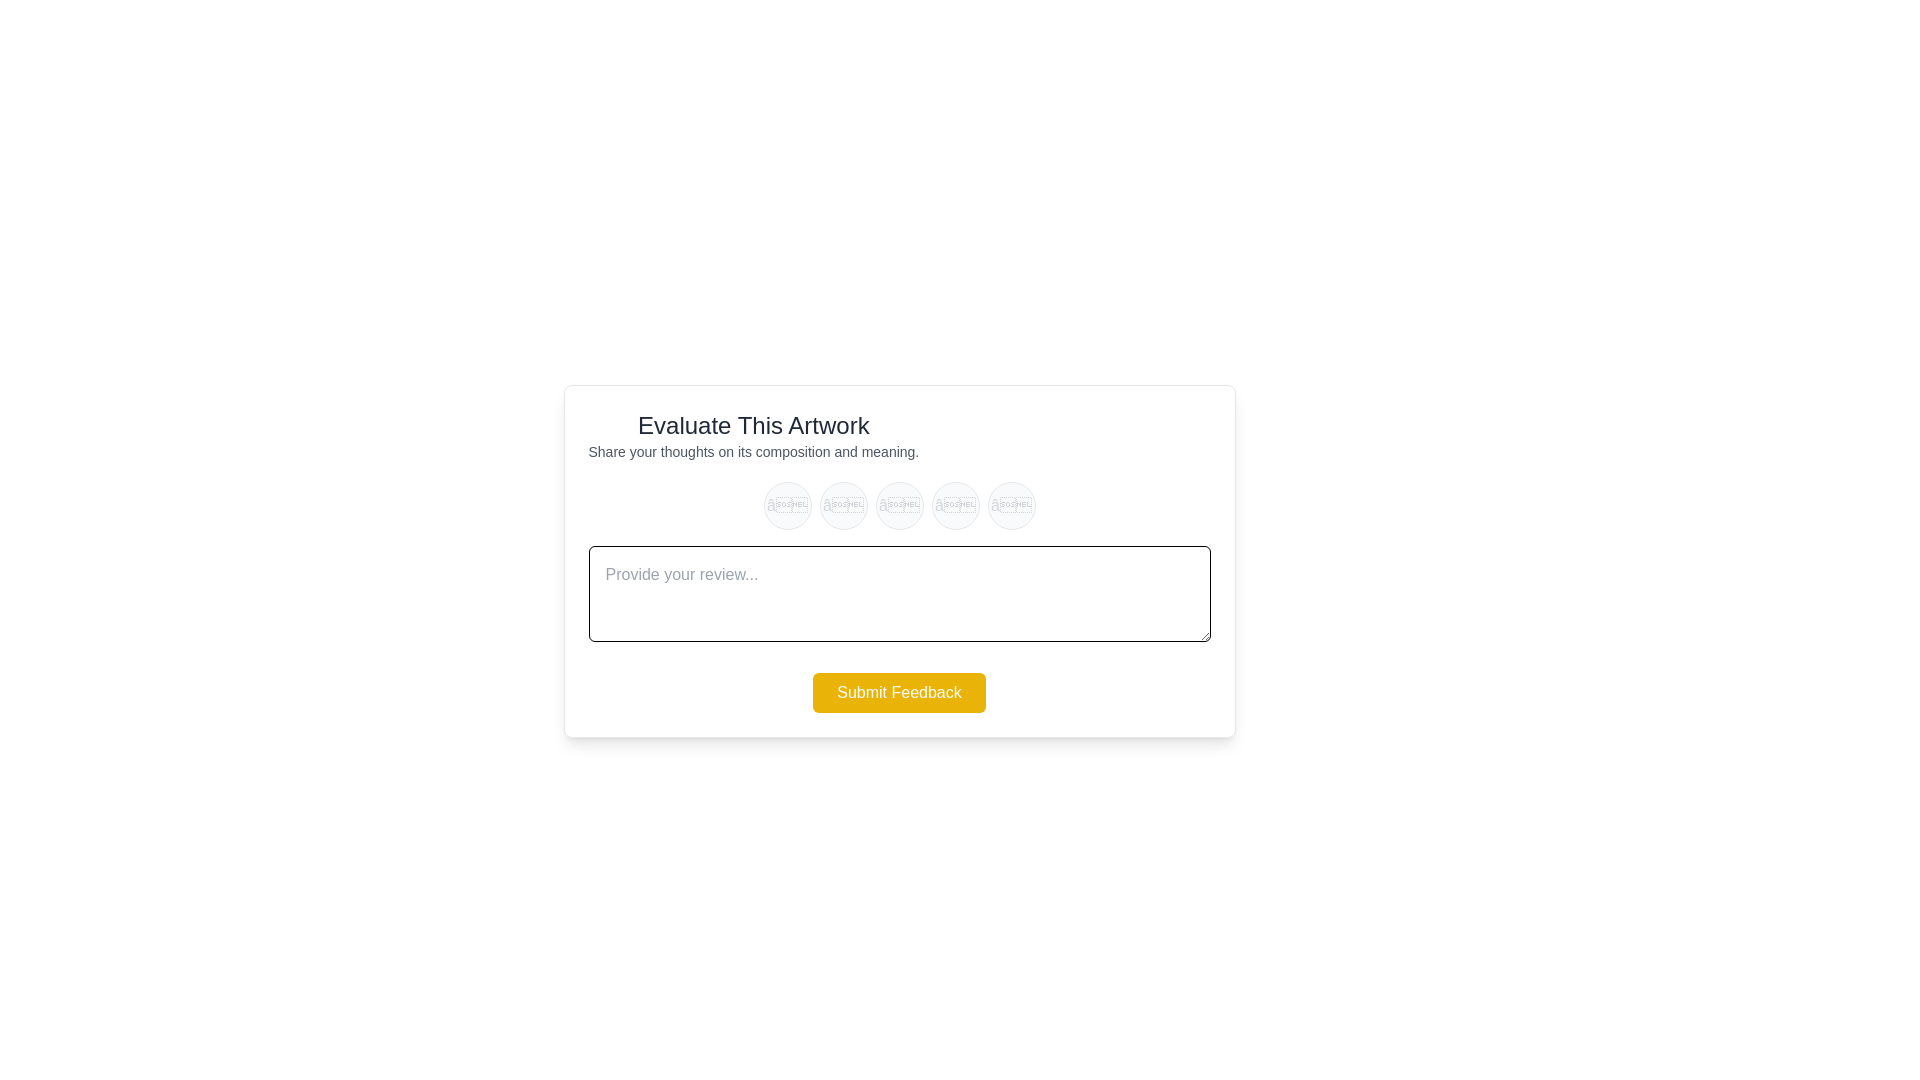  Describe the element at coordinates (954, 504) in the screenshot. I see `the star rating to 4 by clicking on the corresponding star button` at that location.